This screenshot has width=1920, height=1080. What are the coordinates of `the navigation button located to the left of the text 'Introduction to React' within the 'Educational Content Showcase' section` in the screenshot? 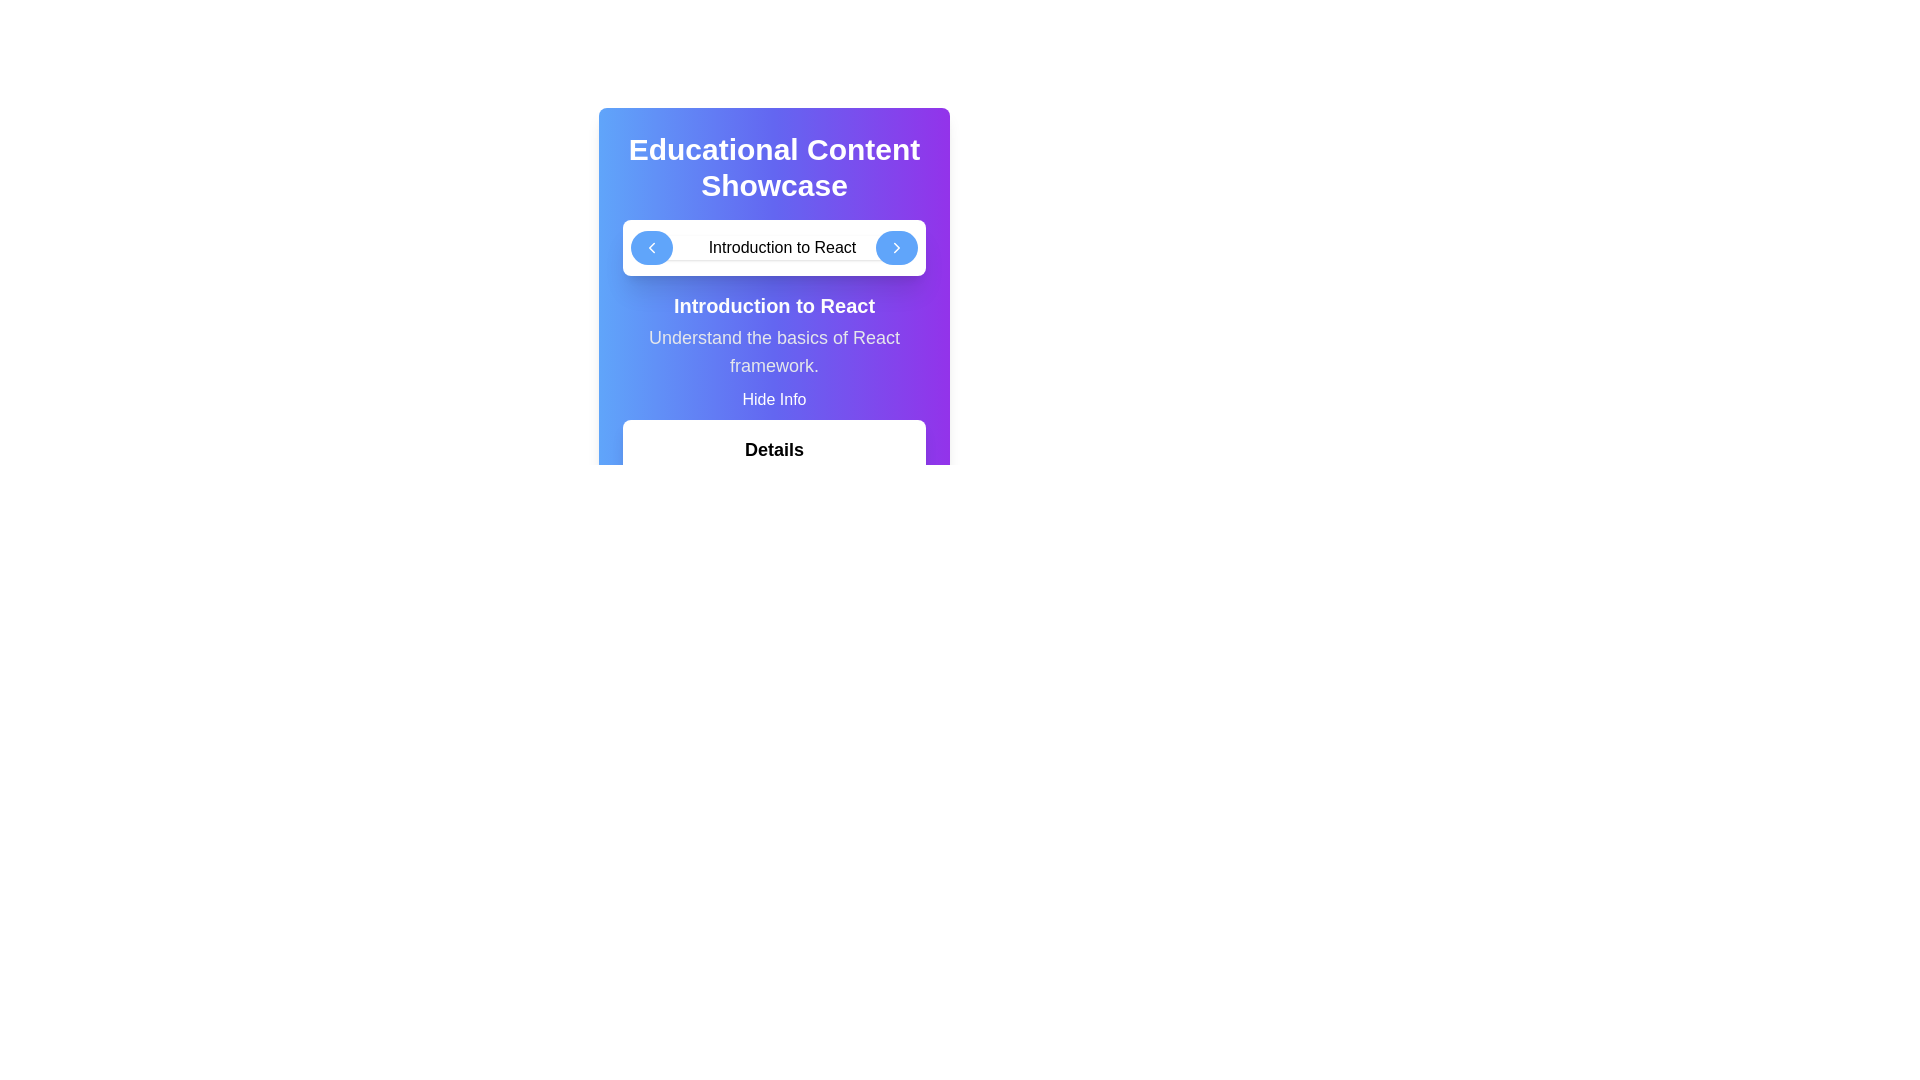 It's located at (651, 246).